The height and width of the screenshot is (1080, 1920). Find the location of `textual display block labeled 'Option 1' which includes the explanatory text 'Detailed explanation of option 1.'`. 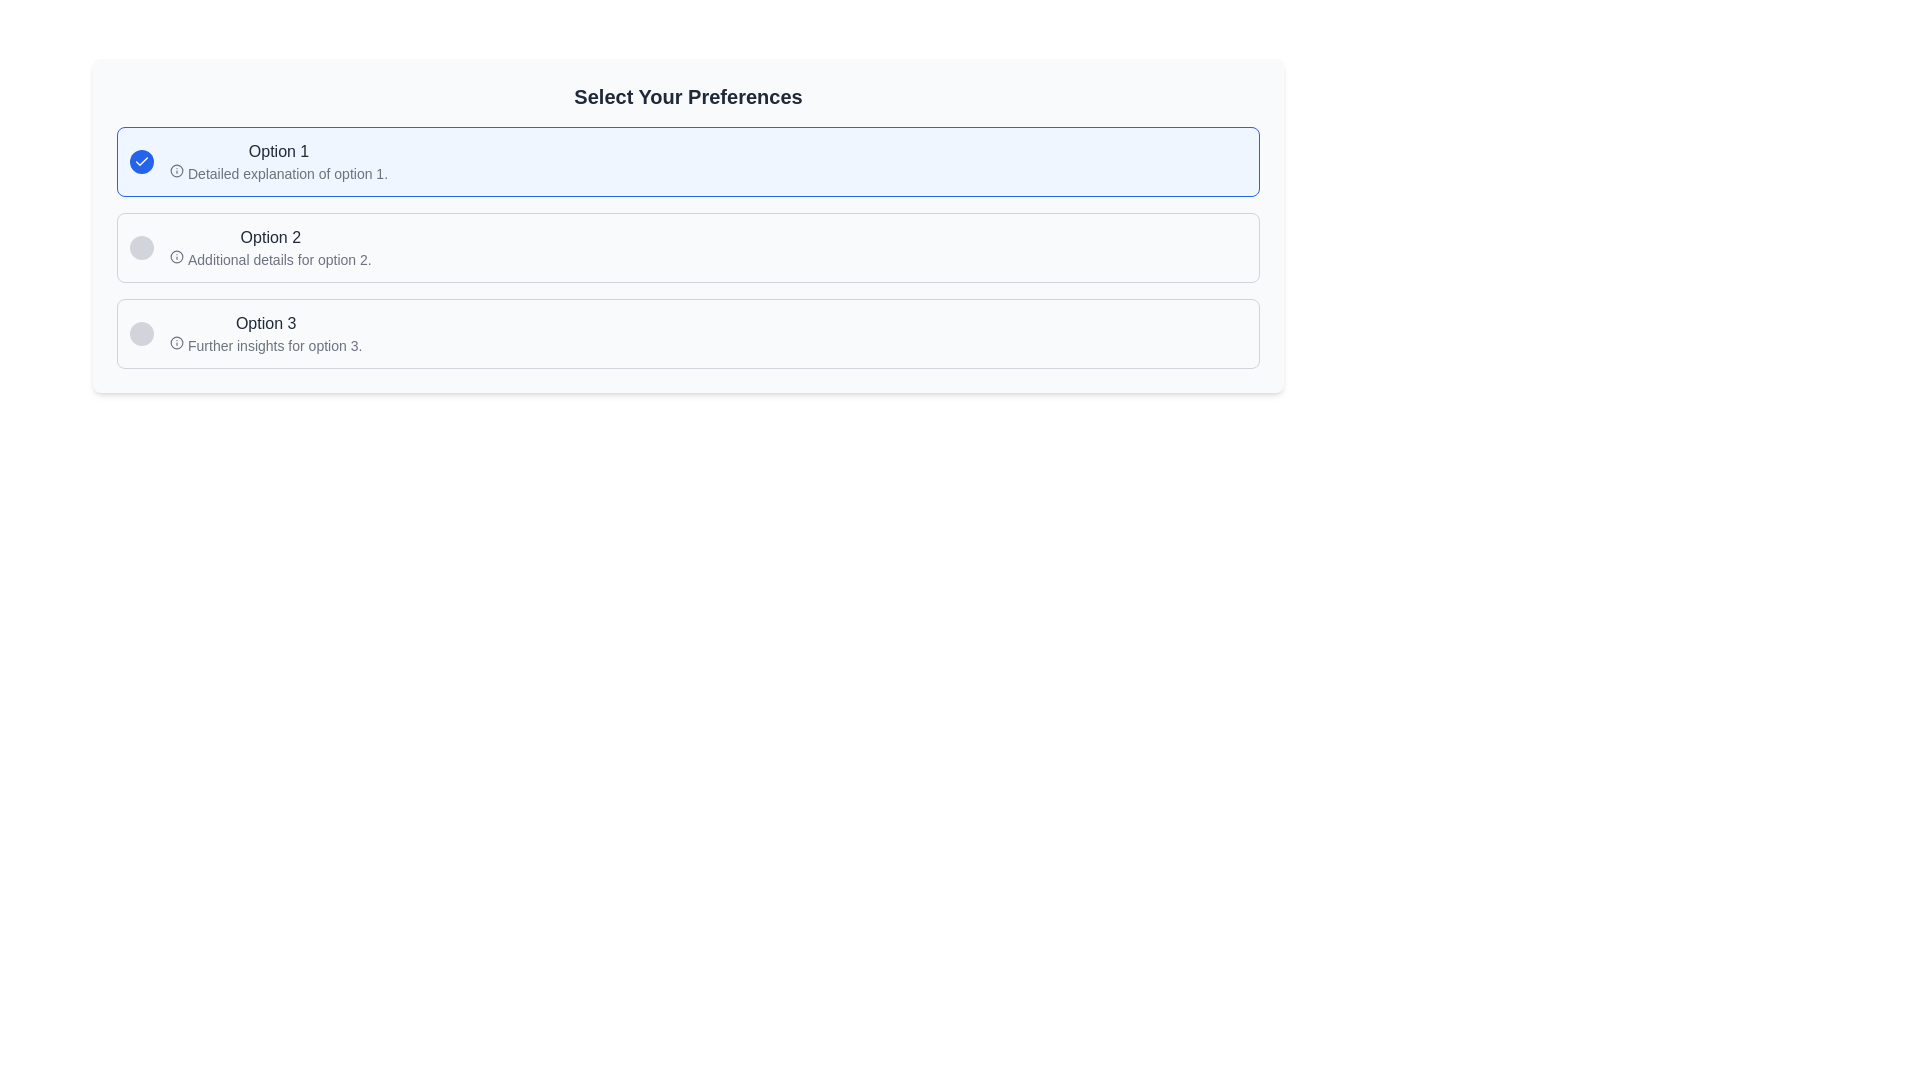

textual display block labeled 'Option 1' which includes the explanatory text 'Detailed explanation of option 1.' is located at coordinates (277, 161).